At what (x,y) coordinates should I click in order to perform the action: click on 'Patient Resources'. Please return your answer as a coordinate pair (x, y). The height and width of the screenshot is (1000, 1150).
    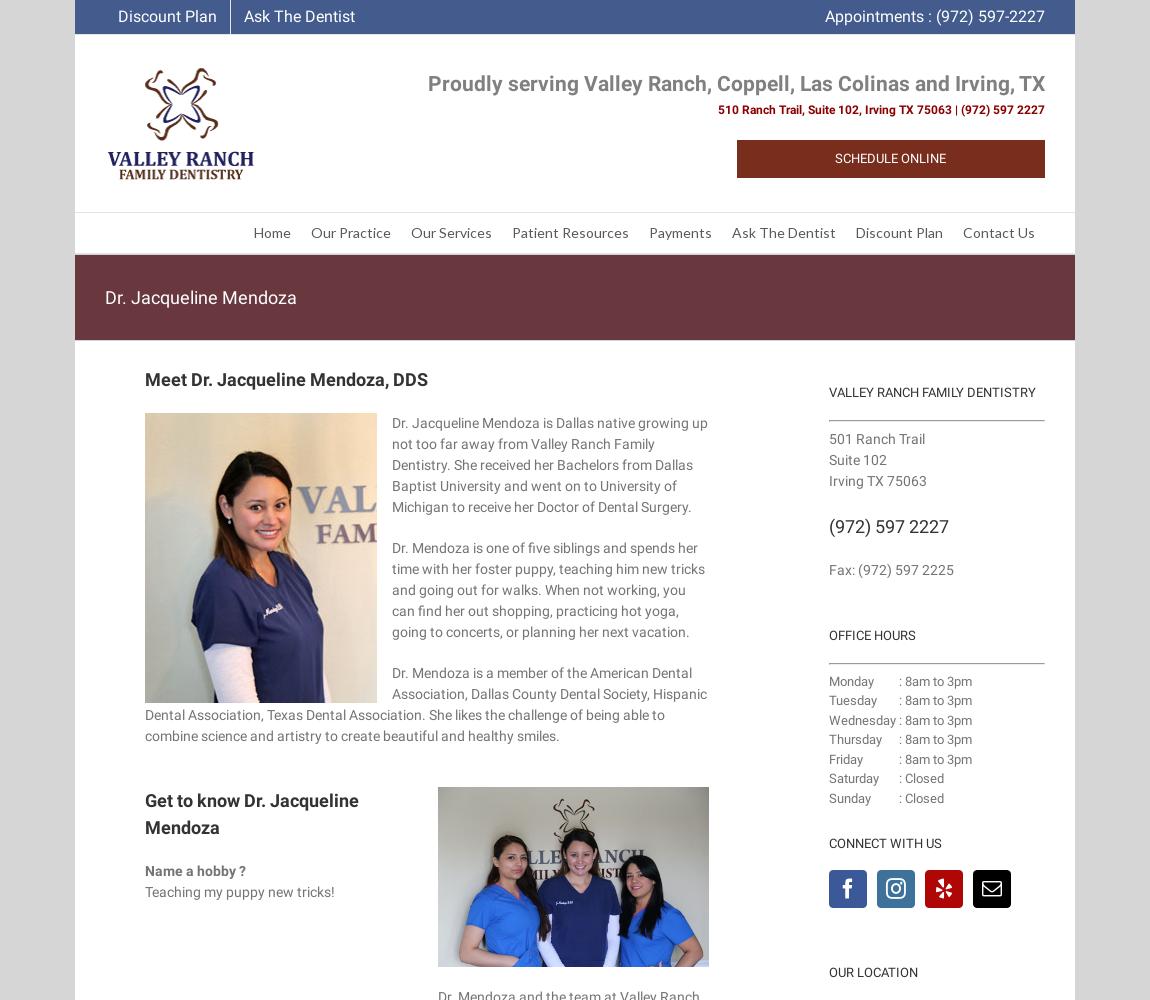
    Looking at the image, I should click on (570, 231).